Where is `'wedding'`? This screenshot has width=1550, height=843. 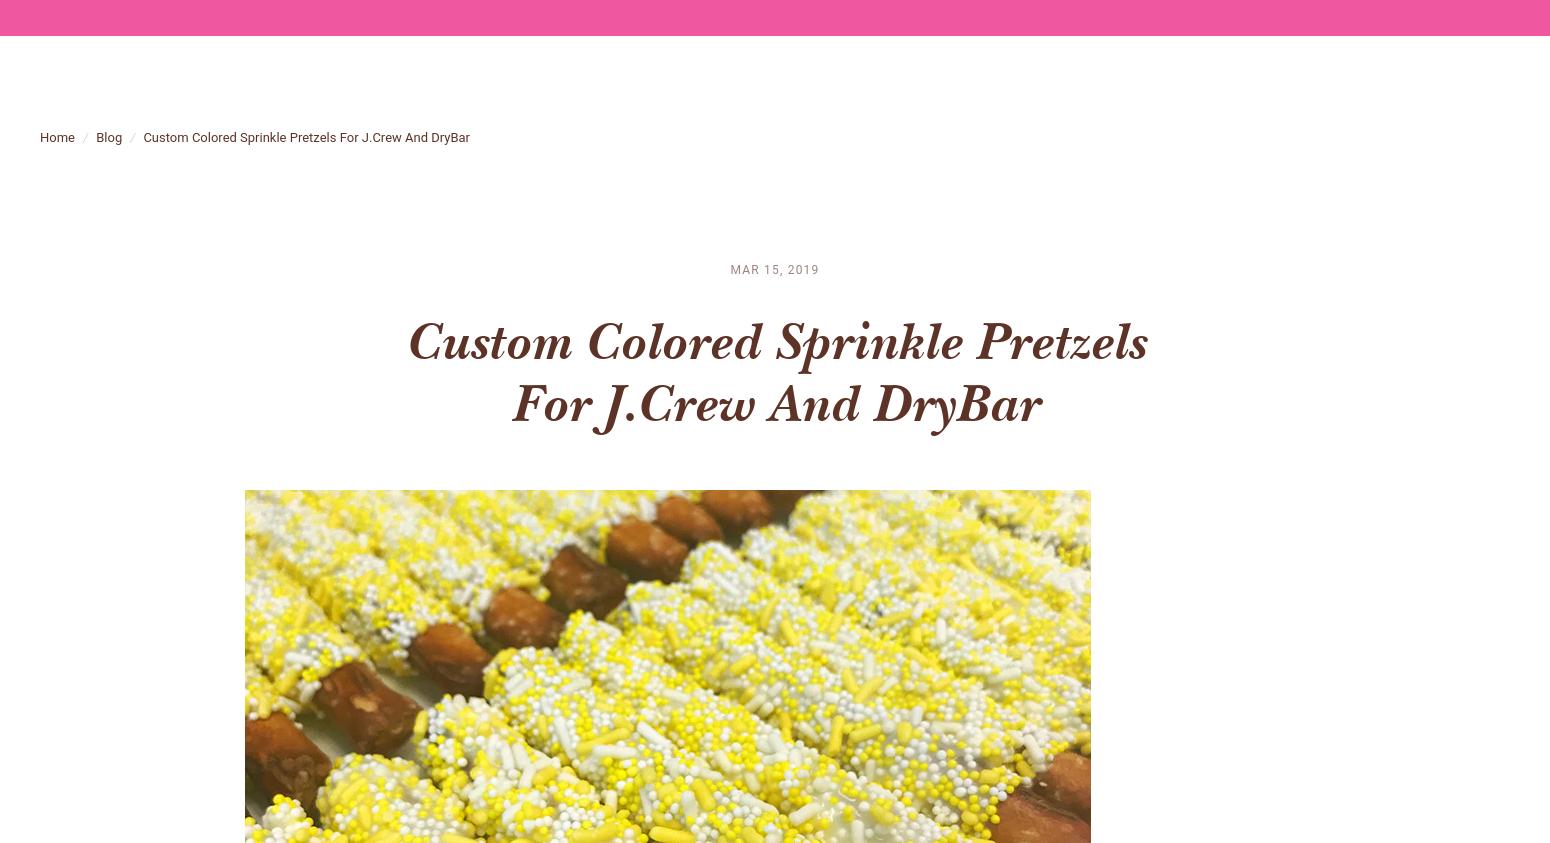 'wedding' is located at coordinates (1093, 154).